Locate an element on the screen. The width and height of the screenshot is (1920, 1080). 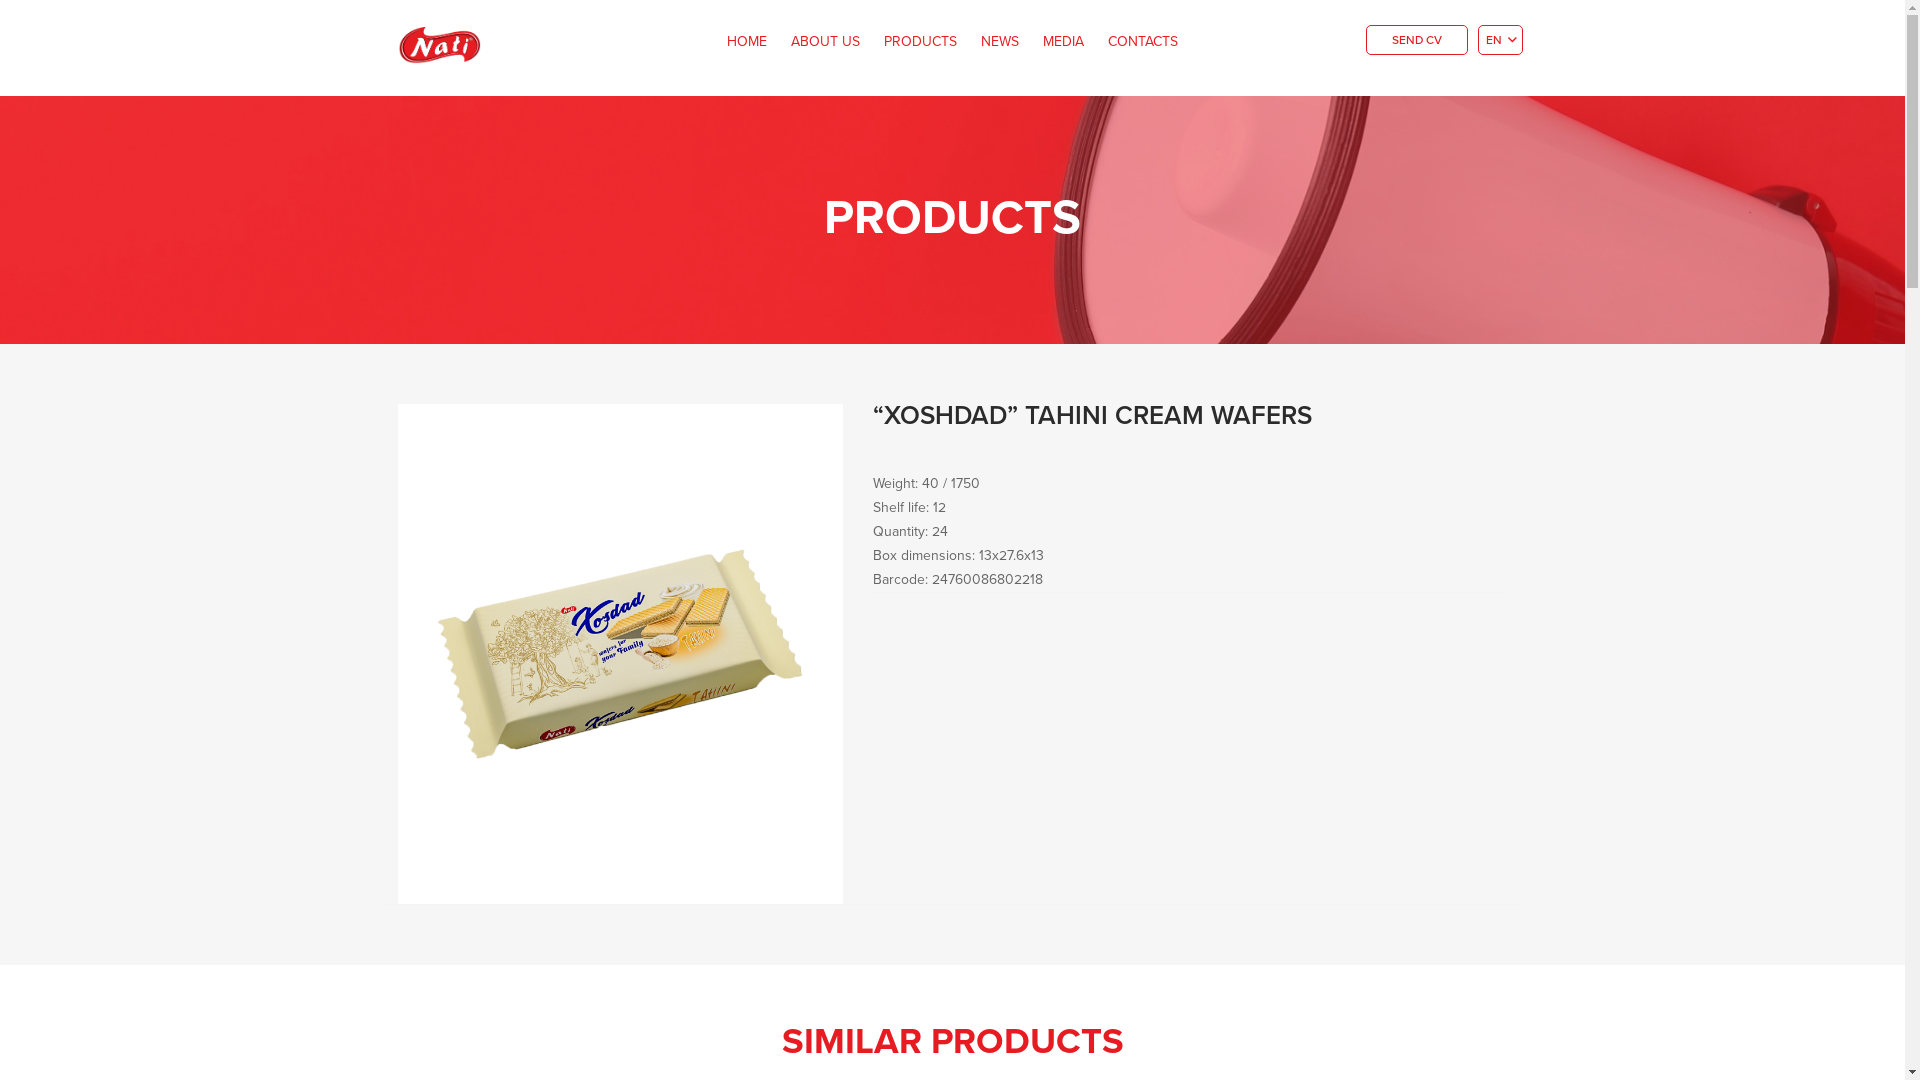
'NEWS' is located at coordinates (999, 42).